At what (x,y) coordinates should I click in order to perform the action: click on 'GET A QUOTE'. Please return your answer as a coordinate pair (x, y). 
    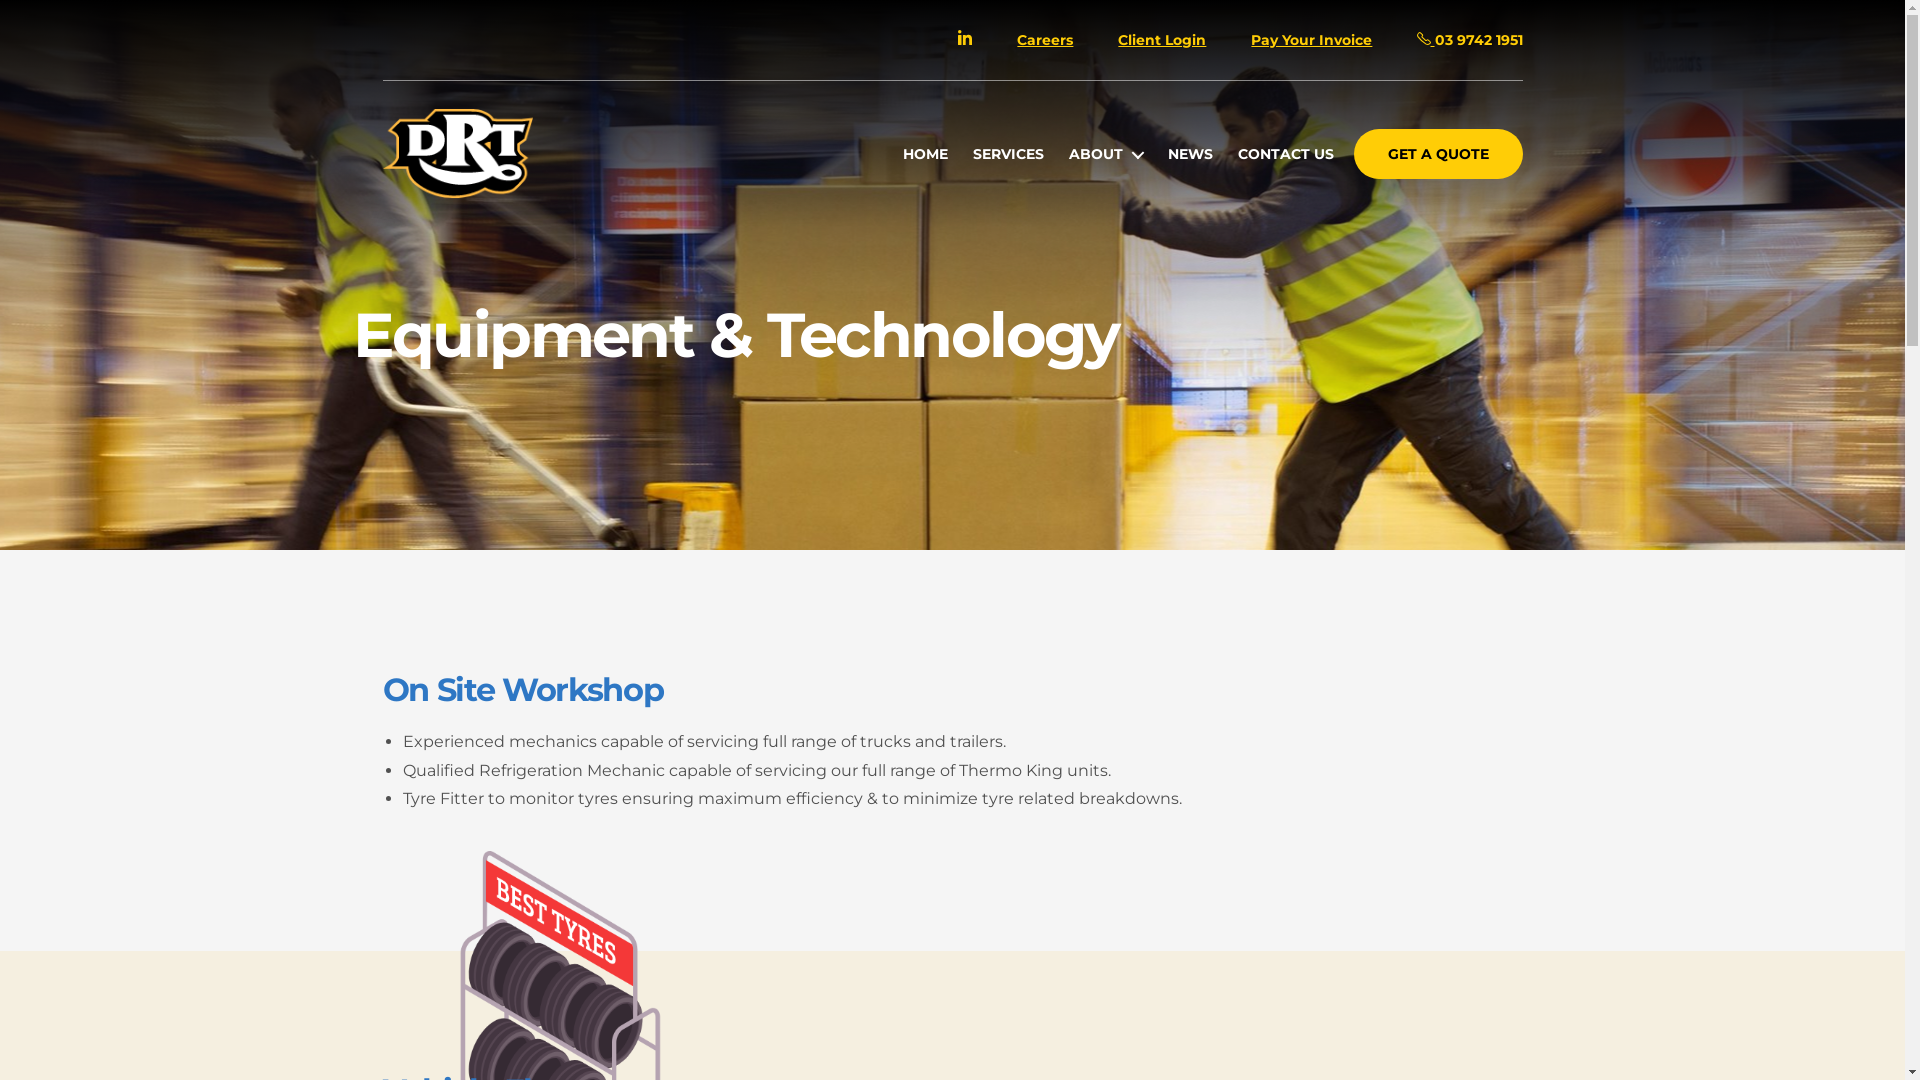
    Looking at the image, I should click on (1437, 153).